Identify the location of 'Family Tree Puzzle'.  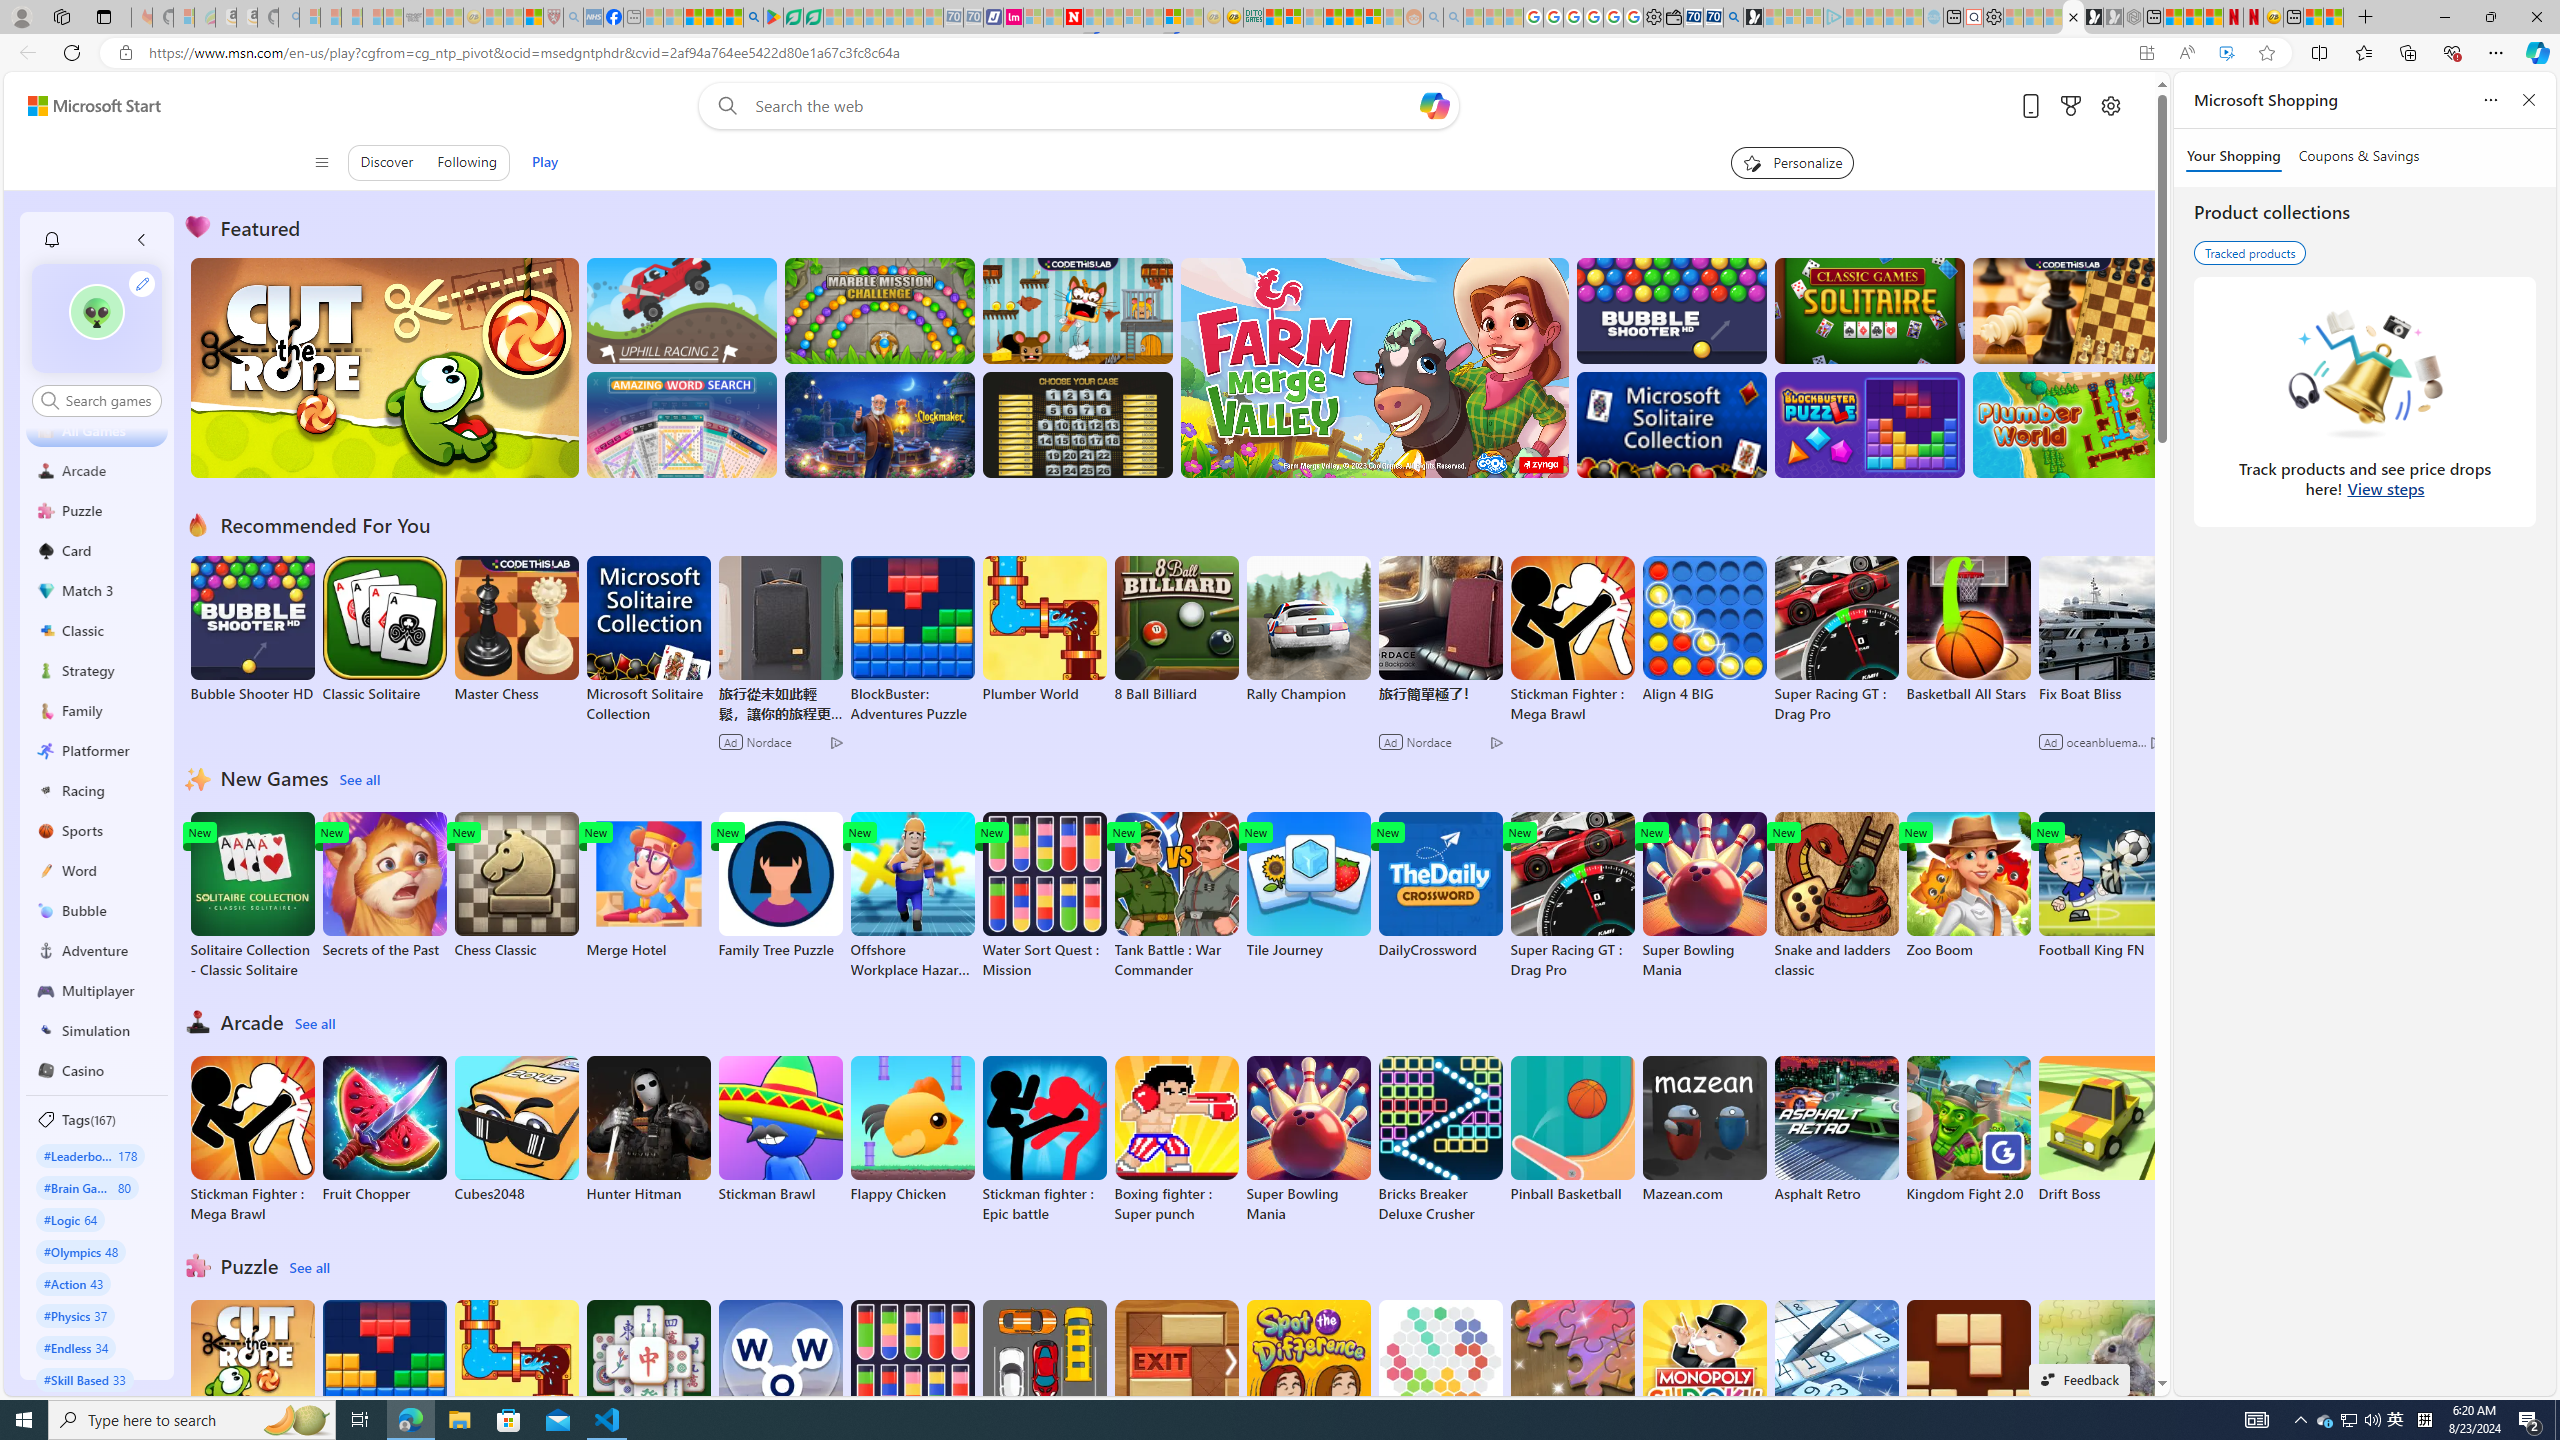
(778, 885).